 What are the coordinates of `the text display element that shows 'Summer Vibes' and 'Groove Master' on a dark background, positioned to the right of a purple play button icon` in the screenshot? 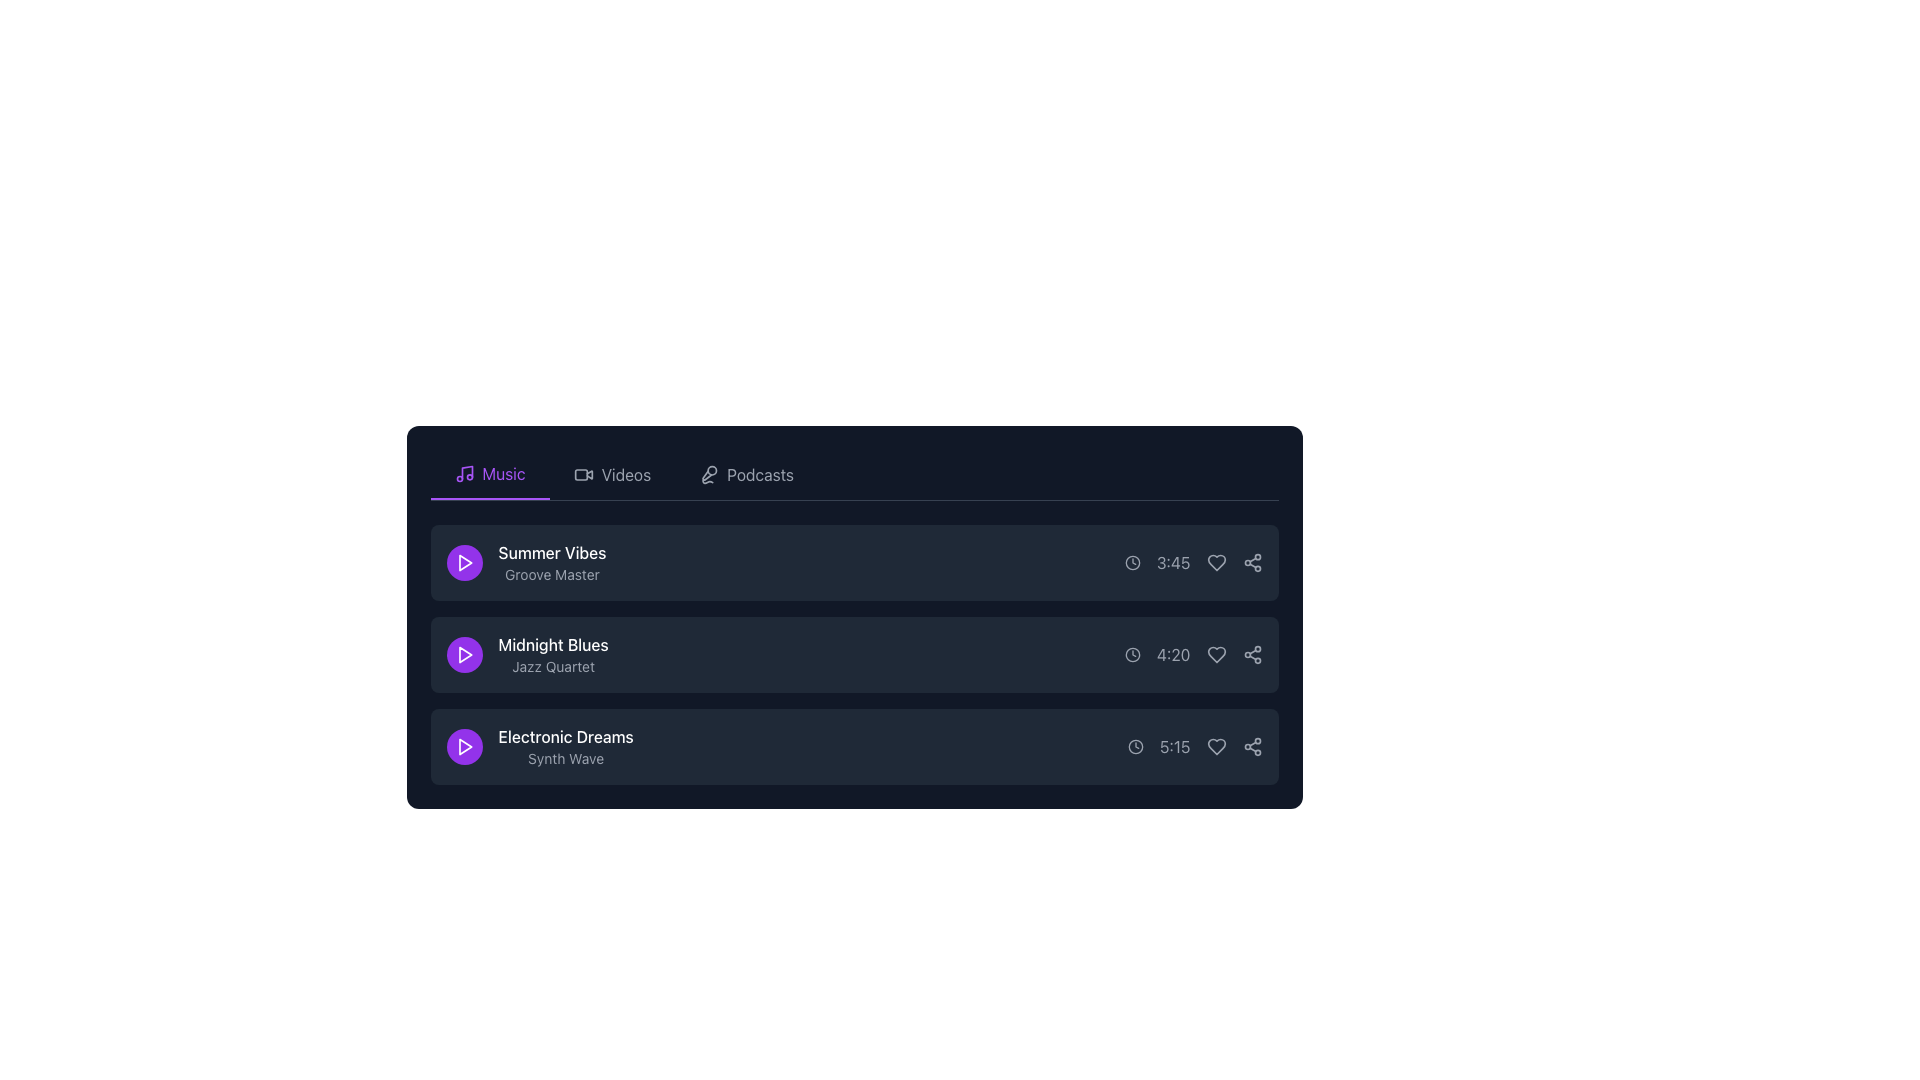 It's located at (552, 563).